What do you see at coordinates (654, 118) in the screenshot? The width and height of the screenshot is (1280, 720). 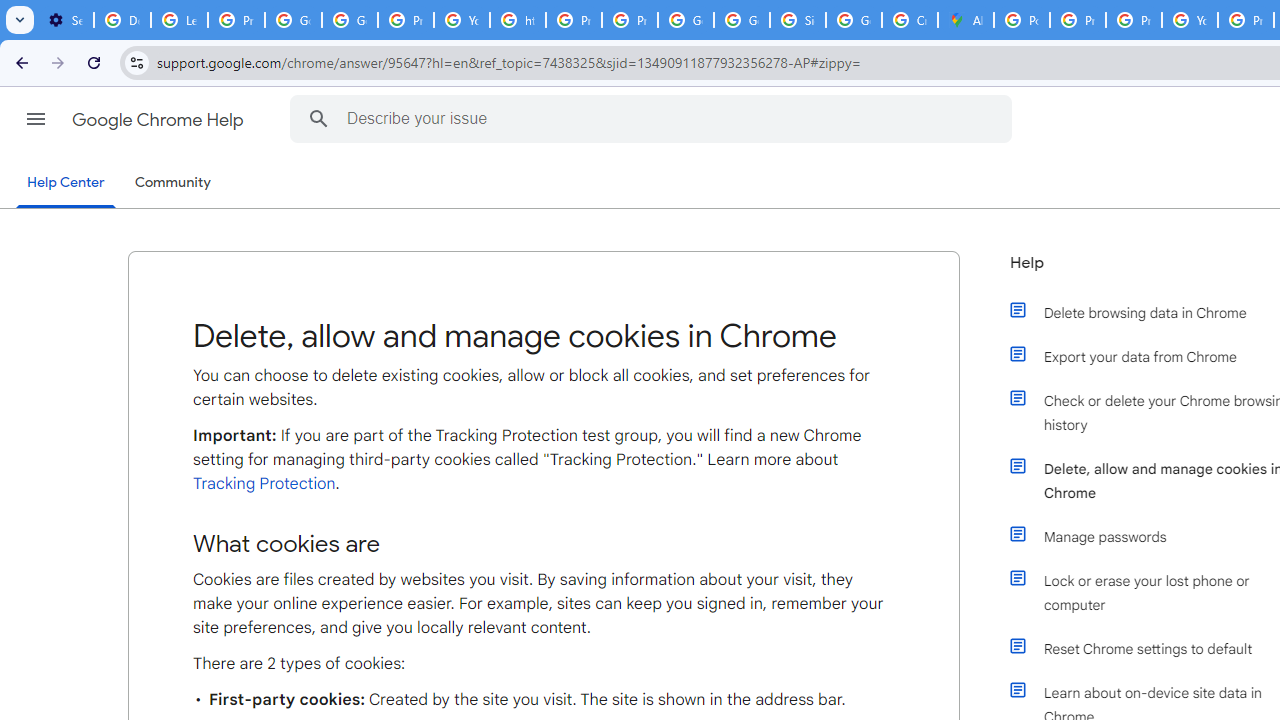 I see `'Describe your issue'` at bounding box center [654, 118].